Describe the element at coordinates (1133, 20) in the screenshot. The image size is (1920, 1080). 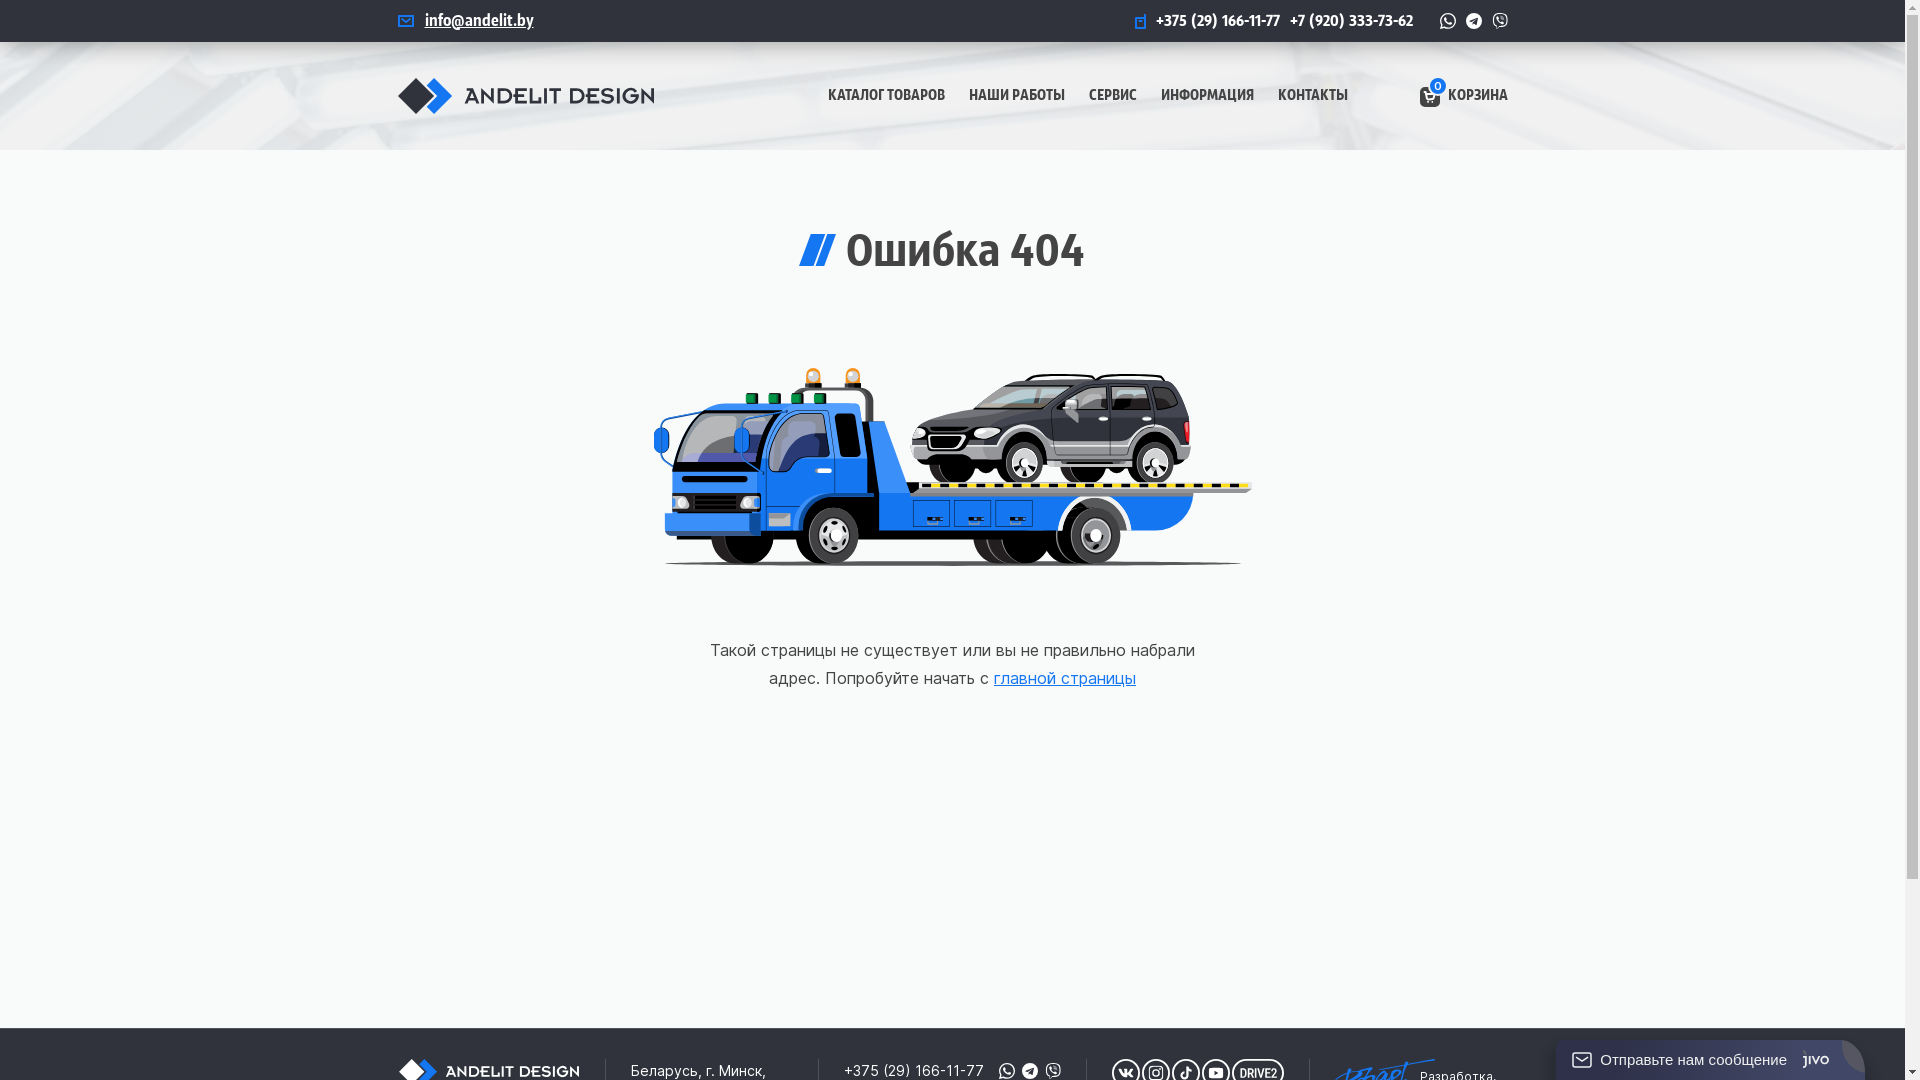
I see `'+375 (29) 166-11-77'` at that location.